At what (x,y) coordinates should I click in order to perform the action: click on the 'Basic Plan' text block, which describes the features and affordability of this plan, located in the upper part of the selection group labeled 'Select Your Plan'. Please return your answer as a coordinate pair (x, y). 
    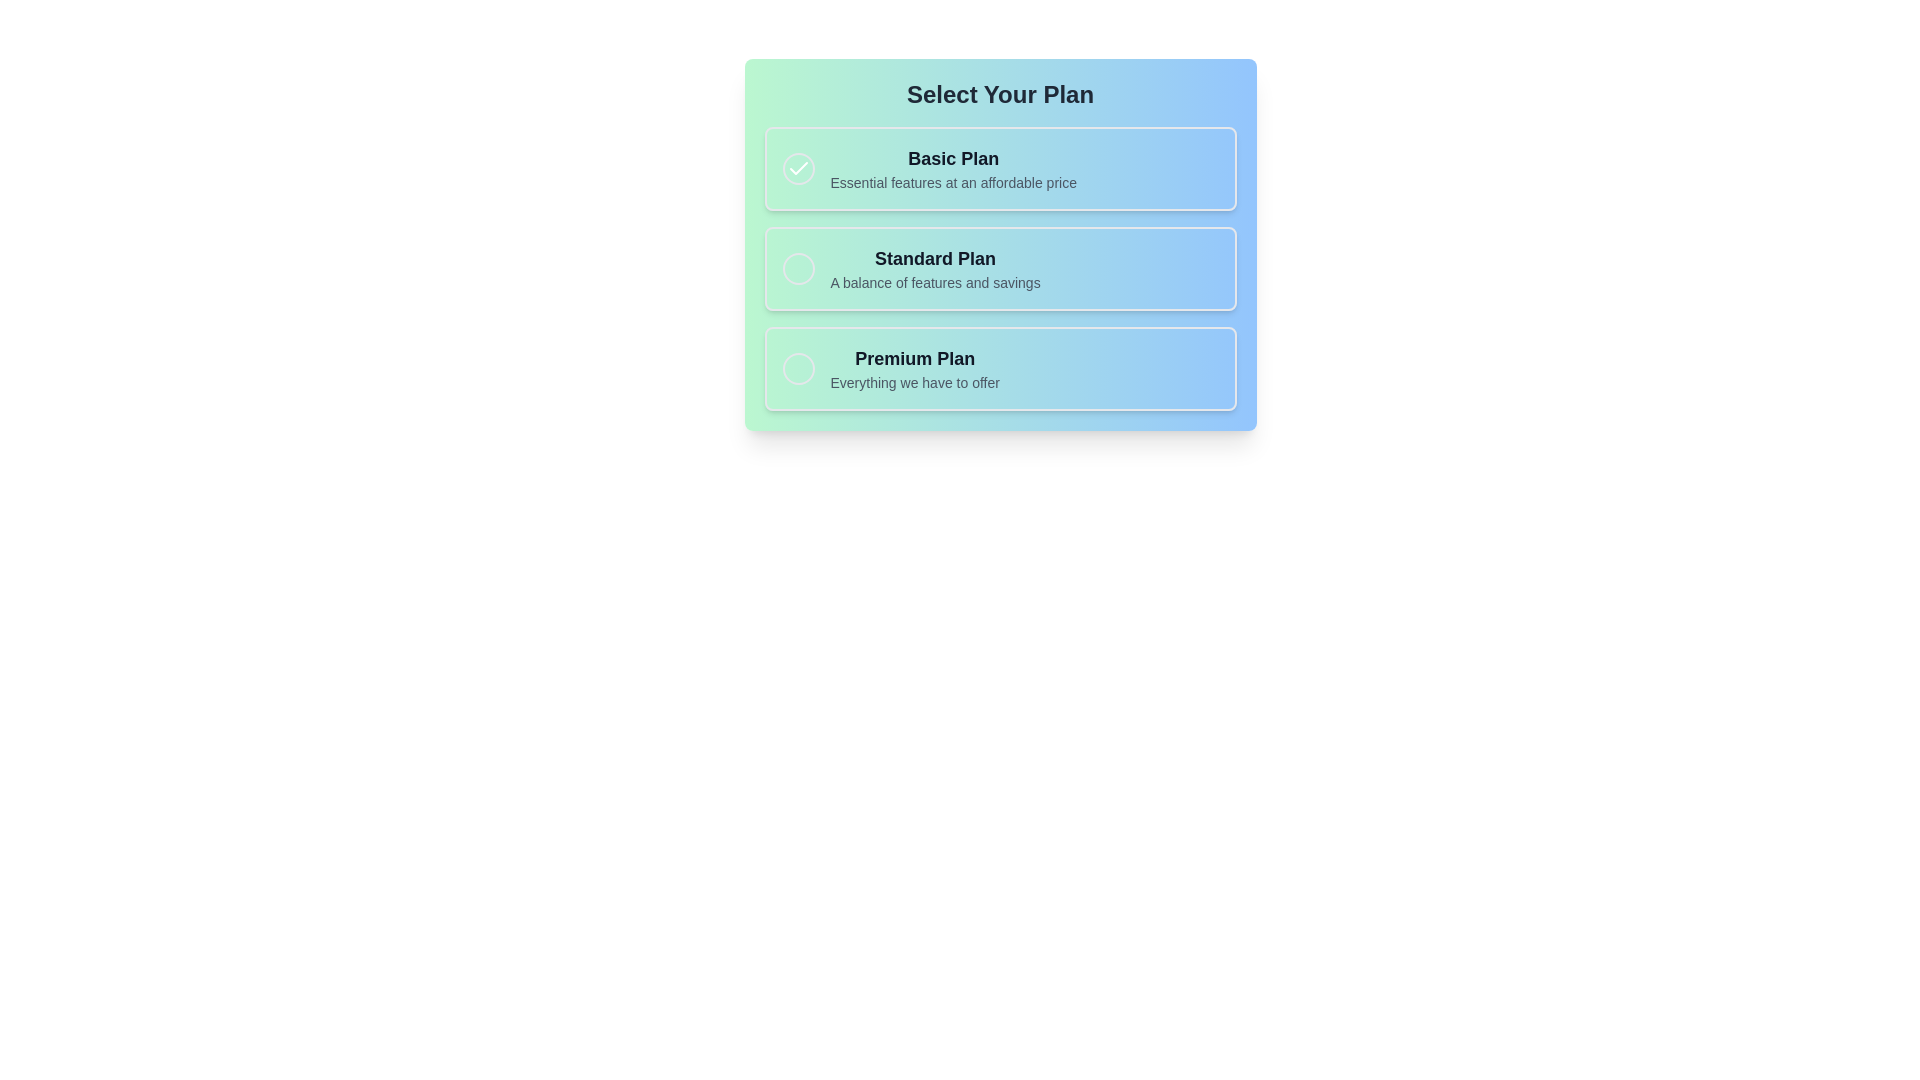
    Looking at the image, I should click on (952, 168).